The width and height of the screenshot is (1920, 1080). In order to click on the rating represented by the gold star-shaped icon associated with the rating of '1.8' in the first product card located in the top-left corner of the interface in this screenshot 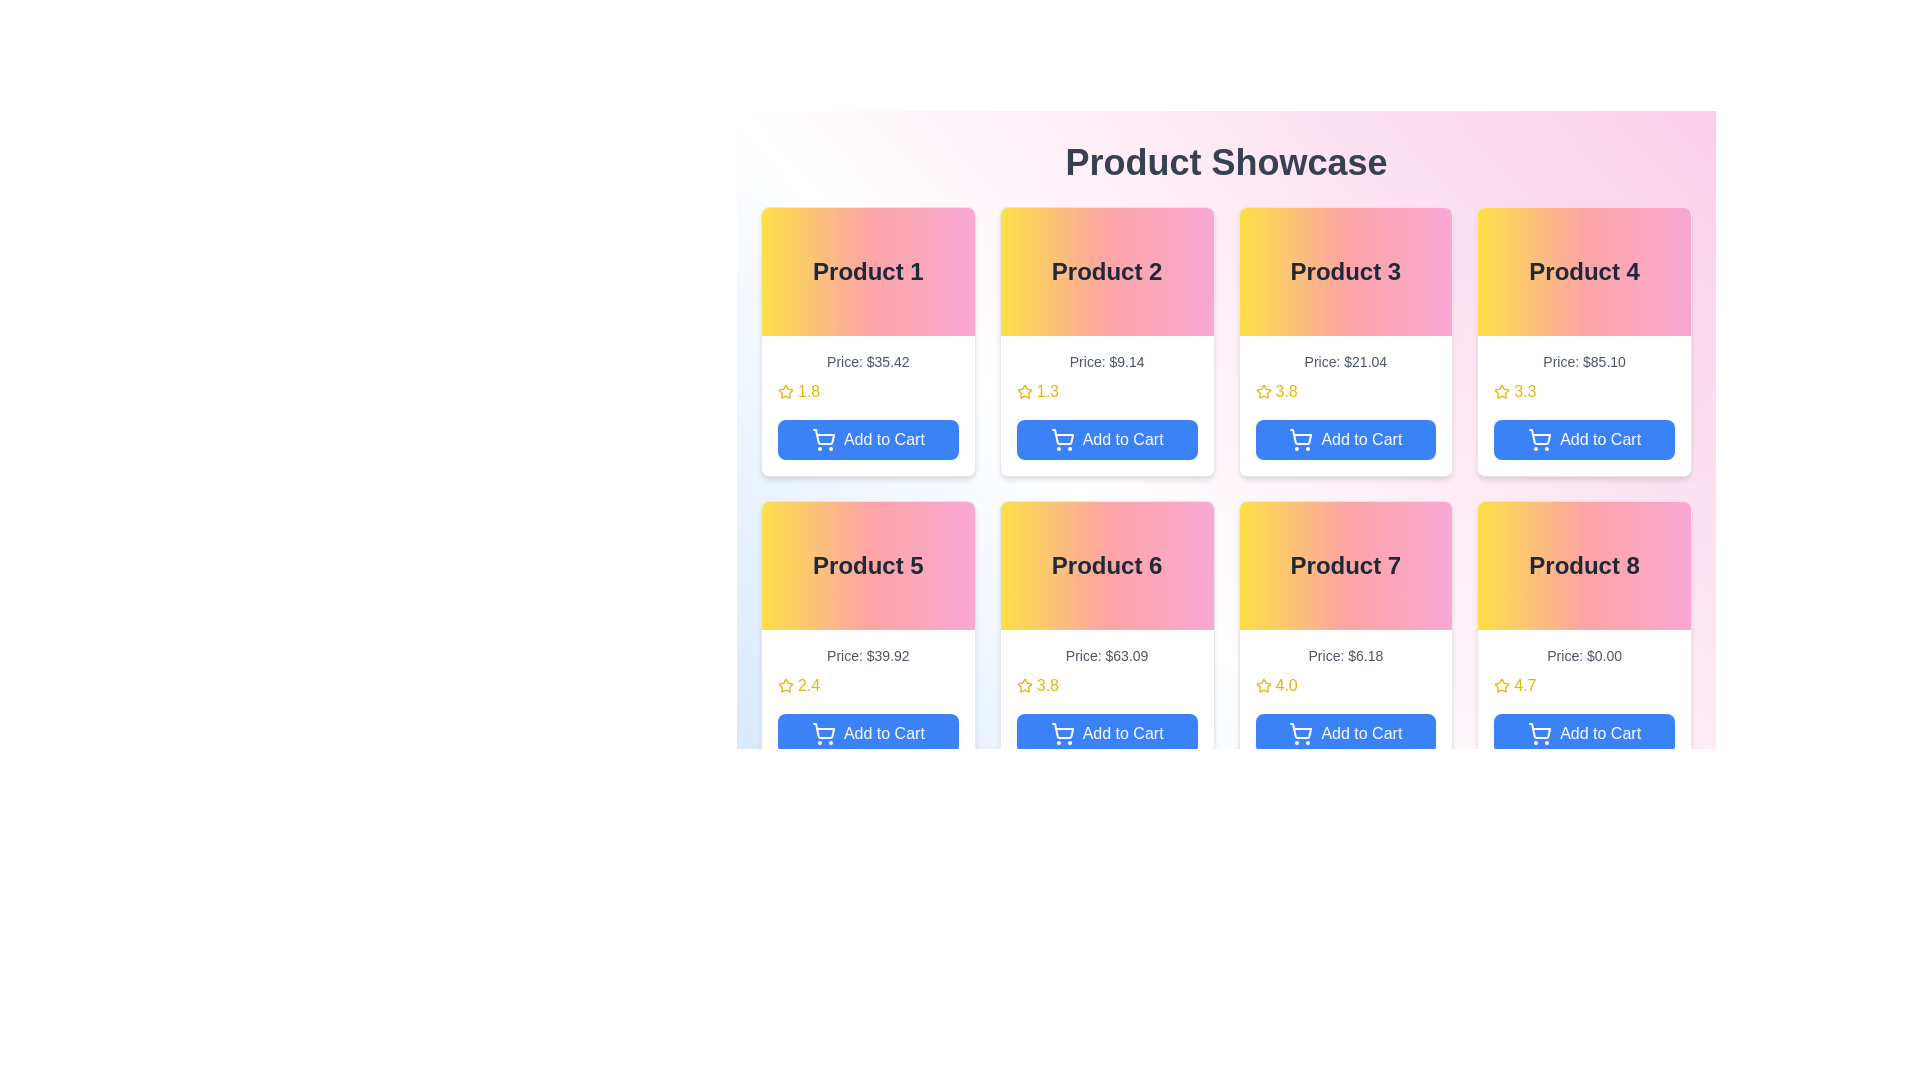, I will do `click(785, 391)`.